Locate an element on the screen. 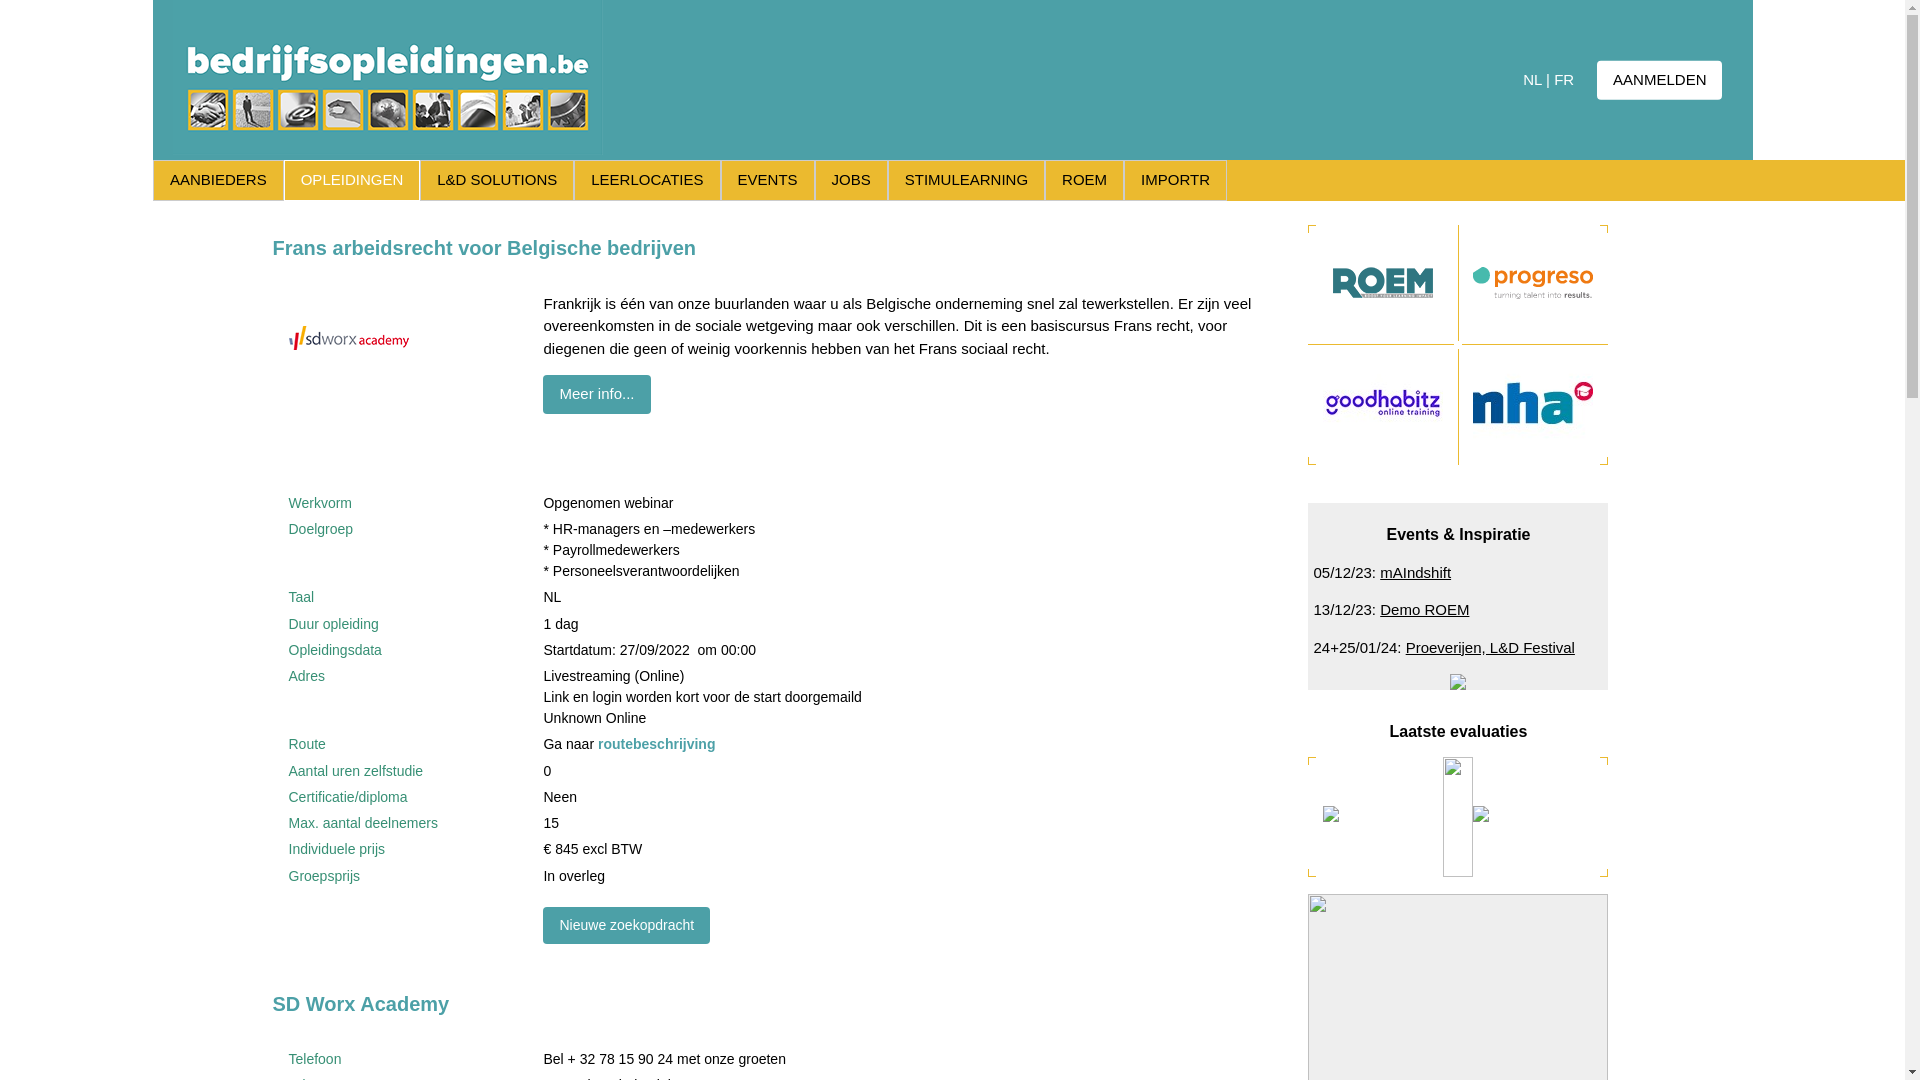 The width and height of the screenshot is (1920, 1080). 'Proeverijen, L&D Festival' is located at coordinates (1490, 647).